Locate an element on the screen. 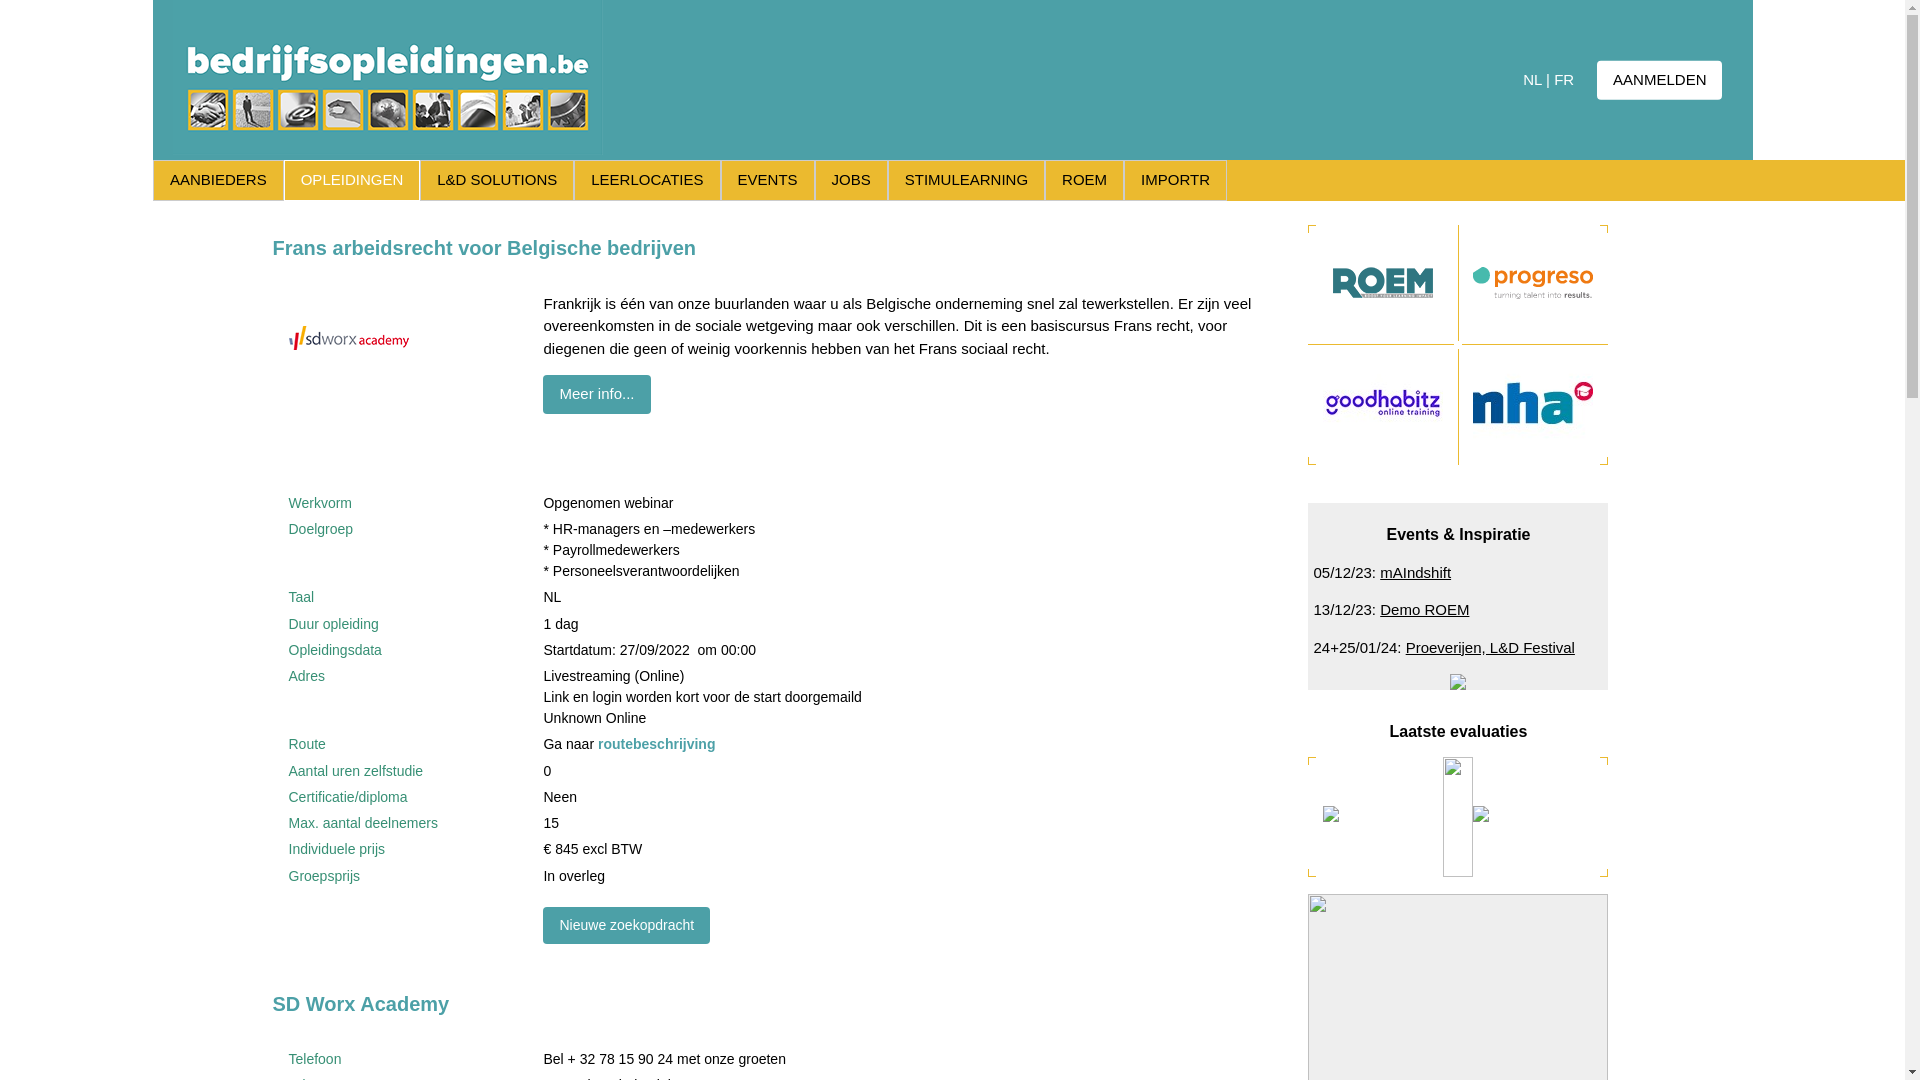 The width and height of the screenshot is (1920, 1080). 'Proeverijen, L&D Festival' is located at coordinates (1490, 647).